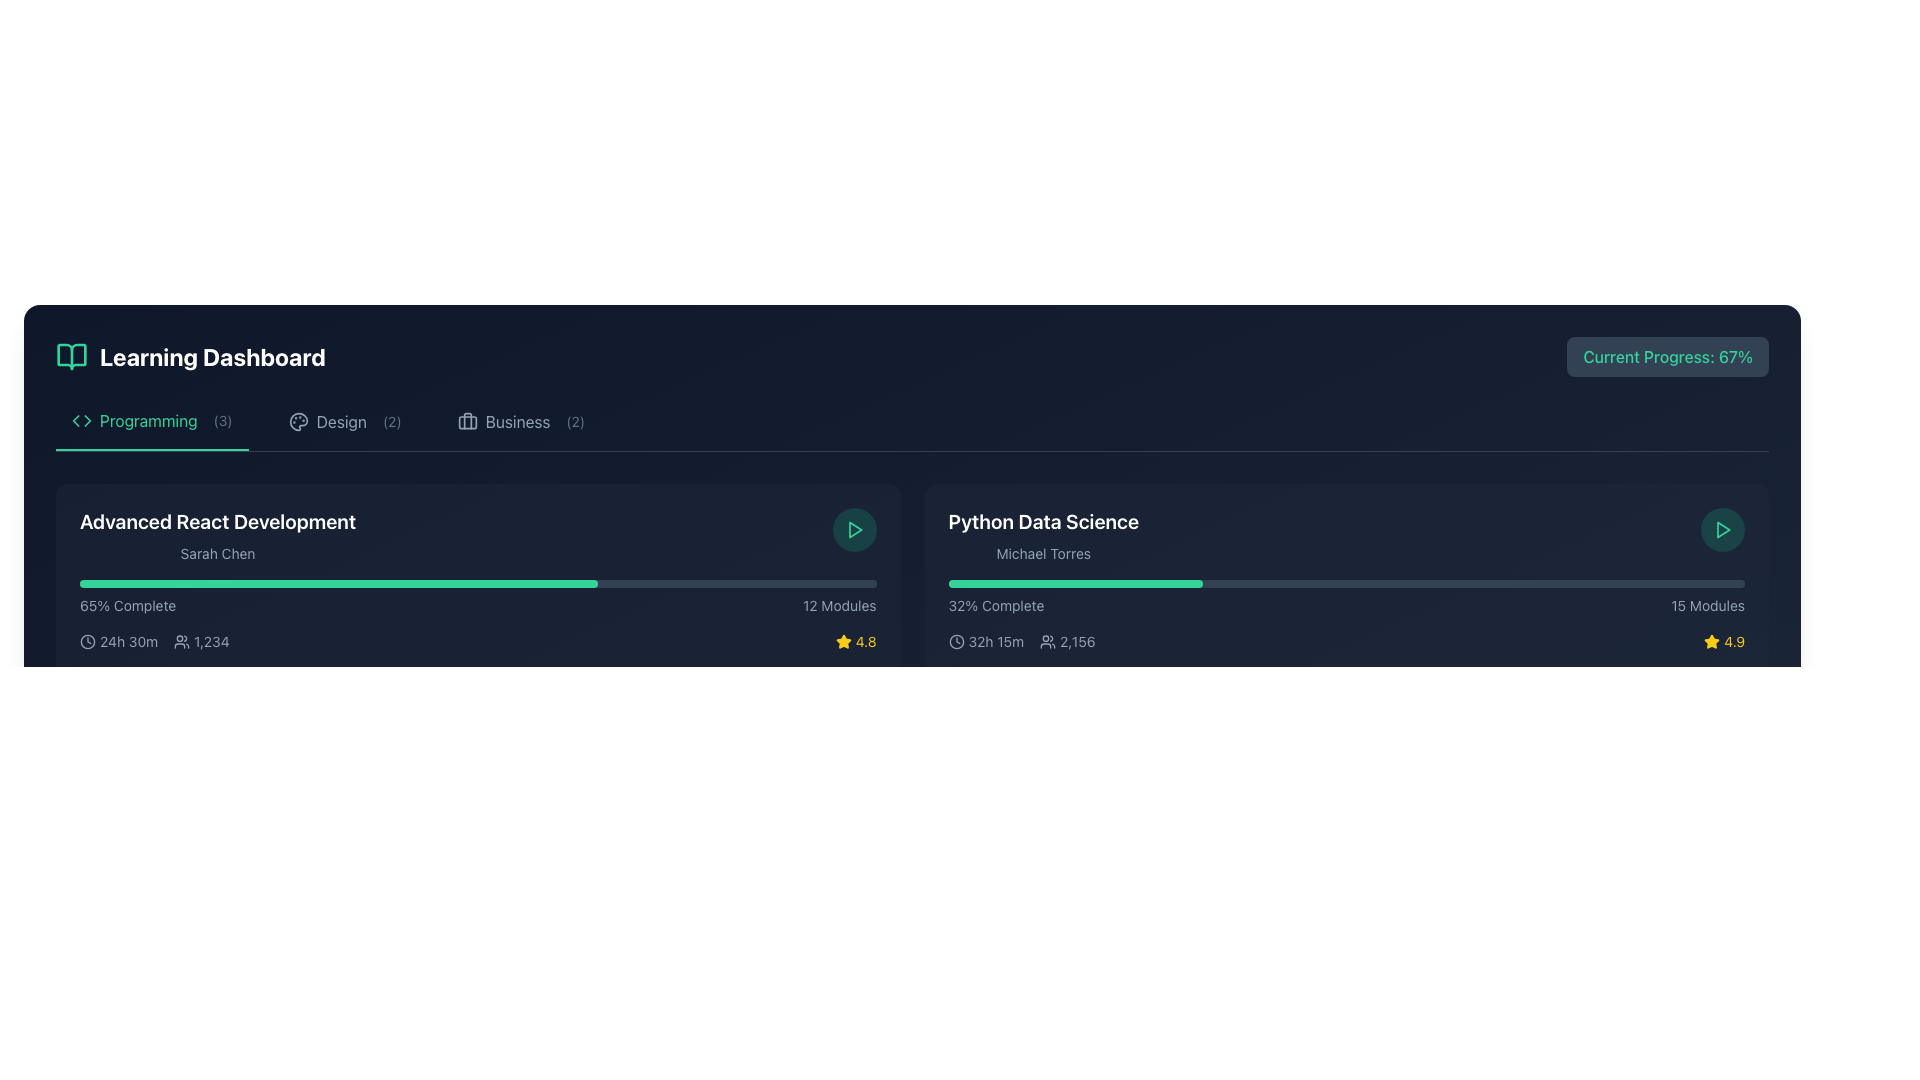 This screenshot has height=1080, width=1920. Describe the element at coordinates (1042, 554) in the screenshot. I see `the static text label displaying the name 'Michael Torres' located in the 'Python Data Science' section, which is positioned below the main heading and above the progress and details row` at that location.